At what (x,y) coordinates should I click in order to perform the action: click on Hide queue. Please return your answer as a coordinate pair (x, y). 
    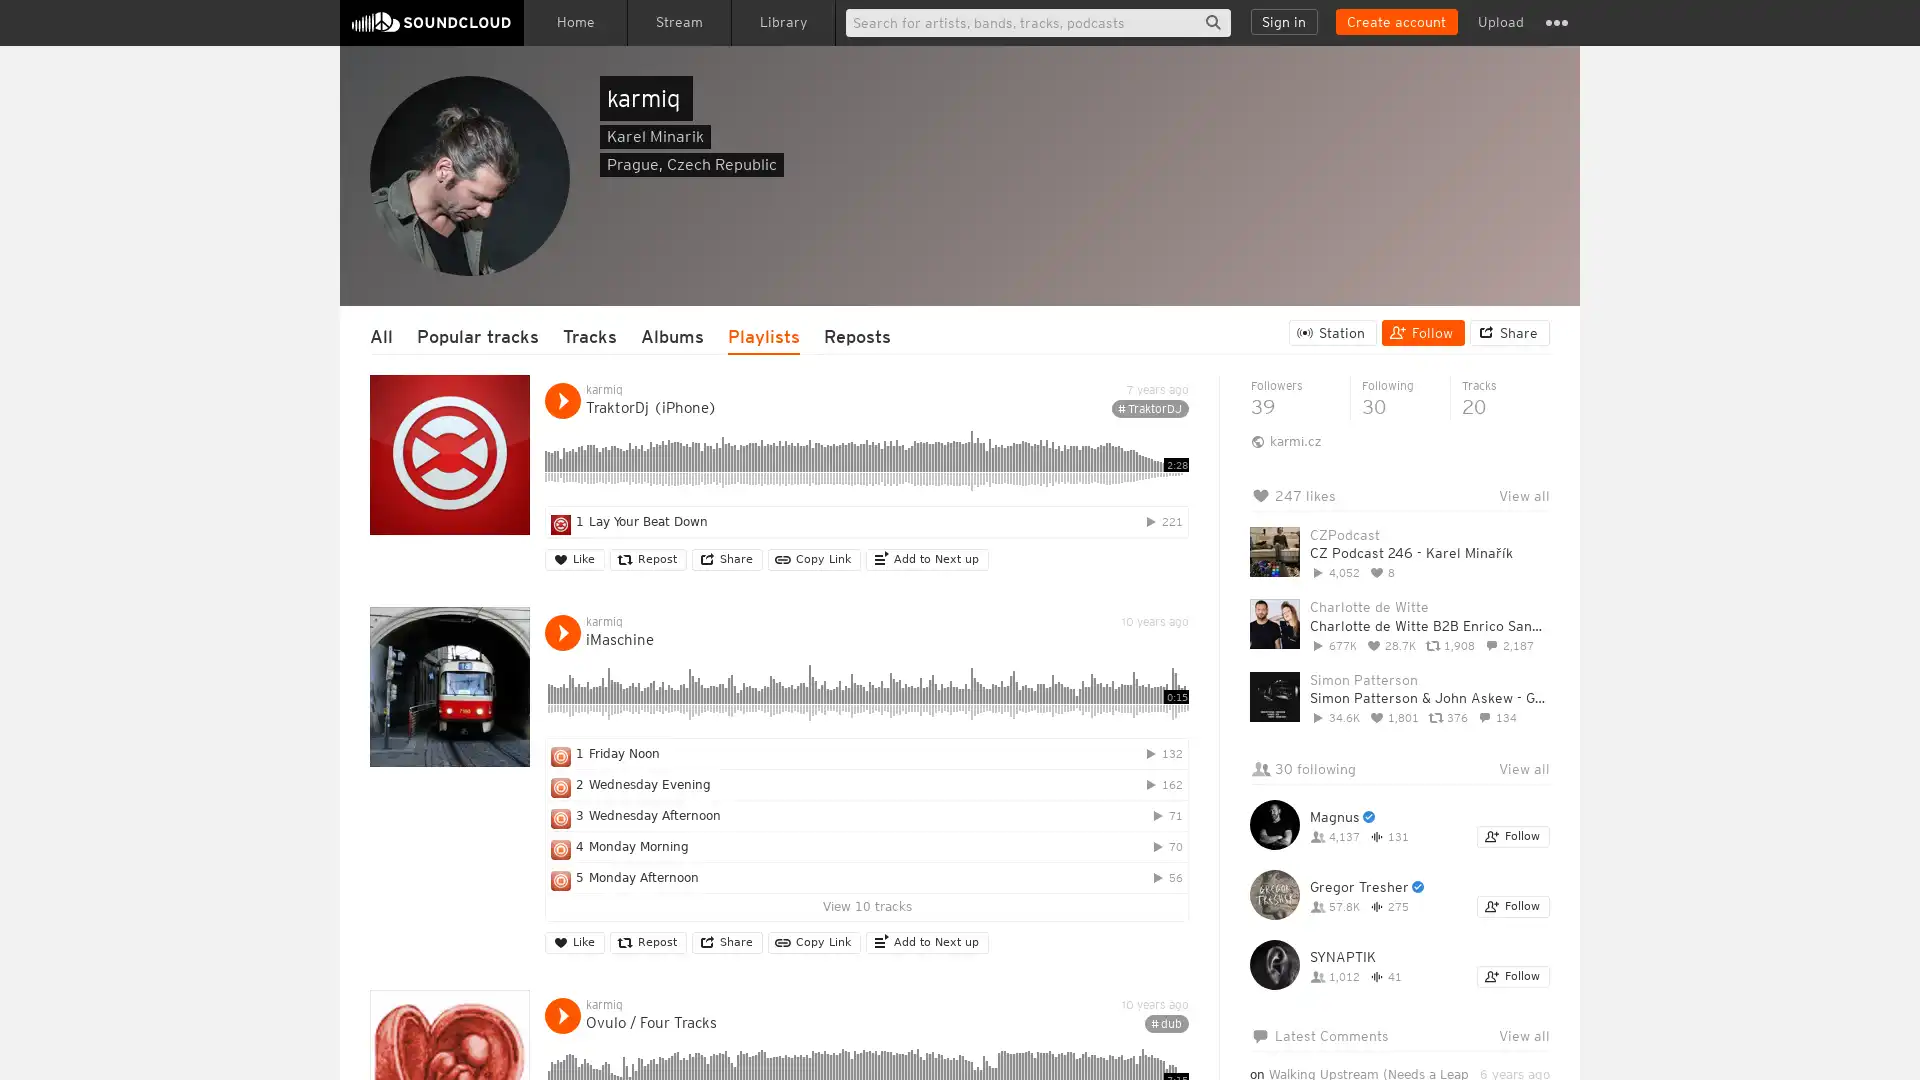
    Looking at the image, I should click on (1536, 546).